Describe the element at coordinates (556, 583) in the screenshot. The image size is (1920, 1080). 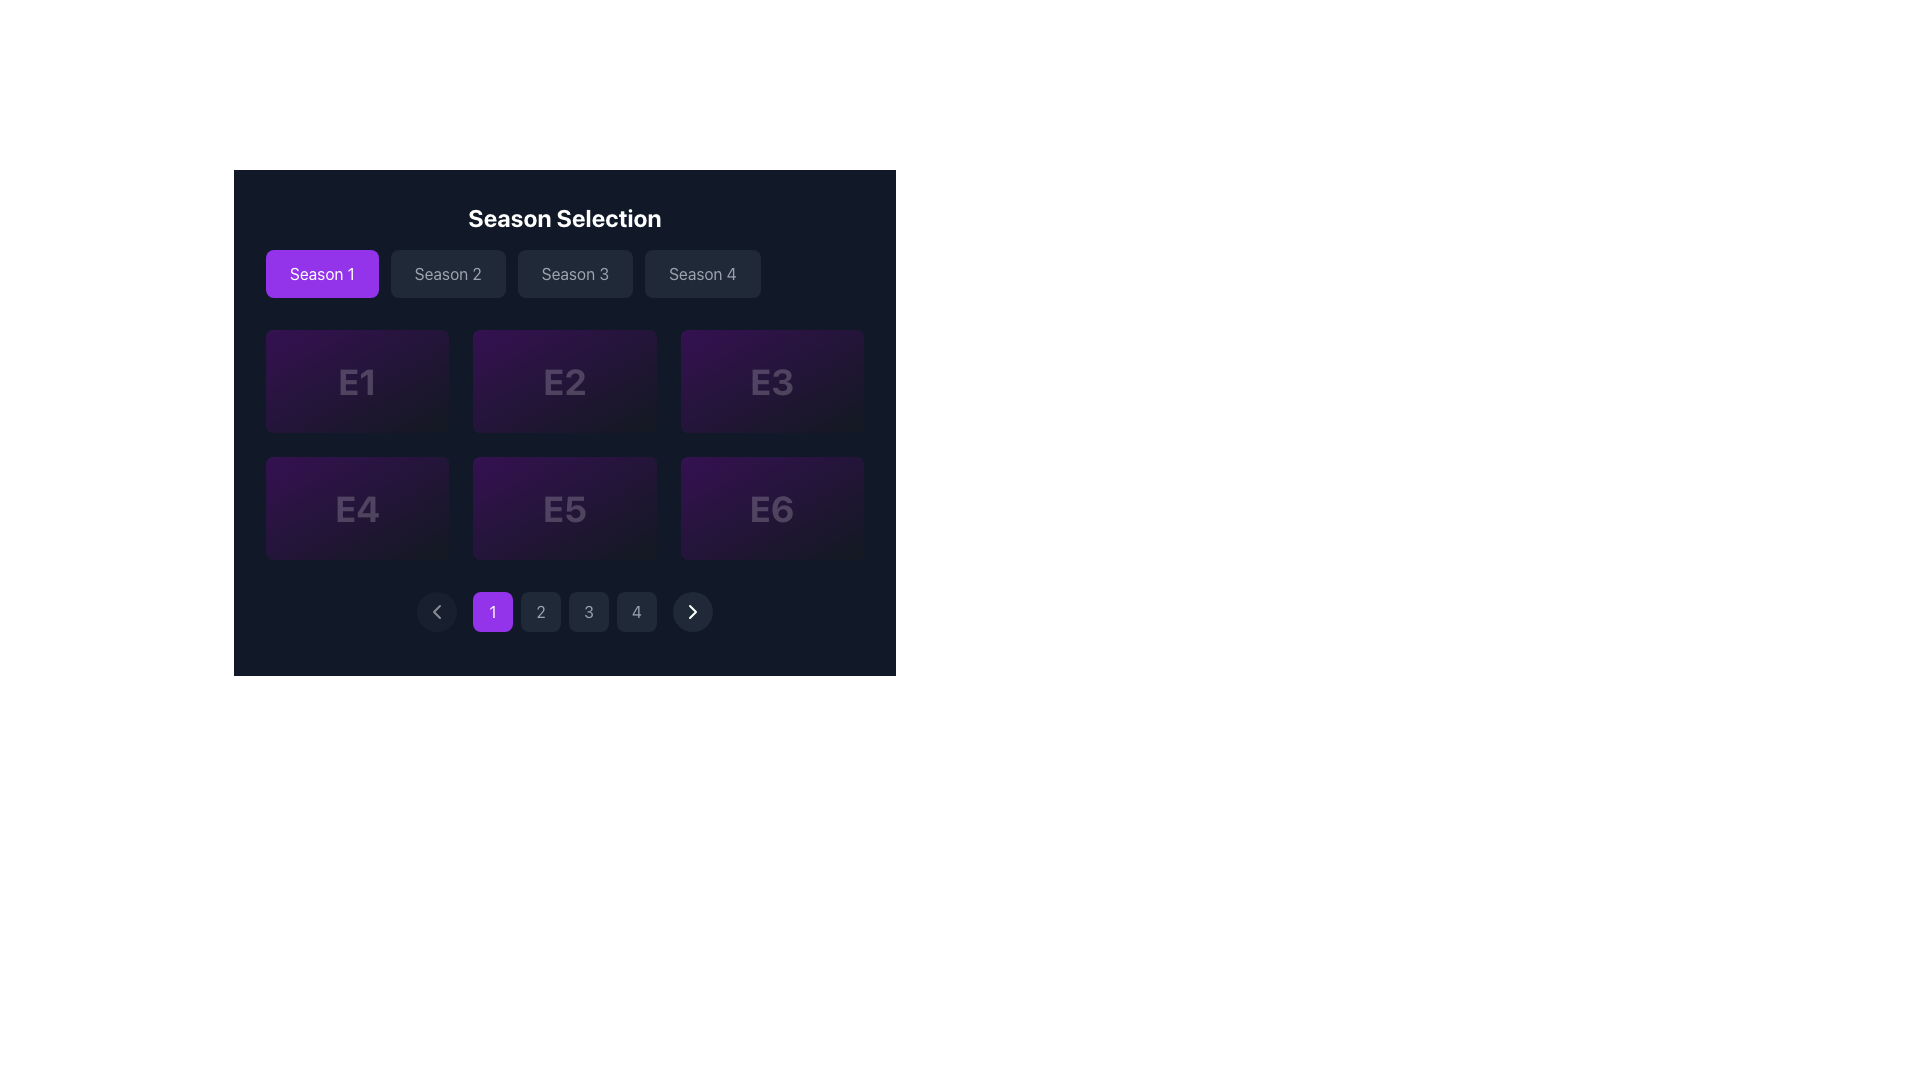
I see `the circular graphical element within the pagination navigation bar that is centered around the pagination button labeled '2'` at that location.